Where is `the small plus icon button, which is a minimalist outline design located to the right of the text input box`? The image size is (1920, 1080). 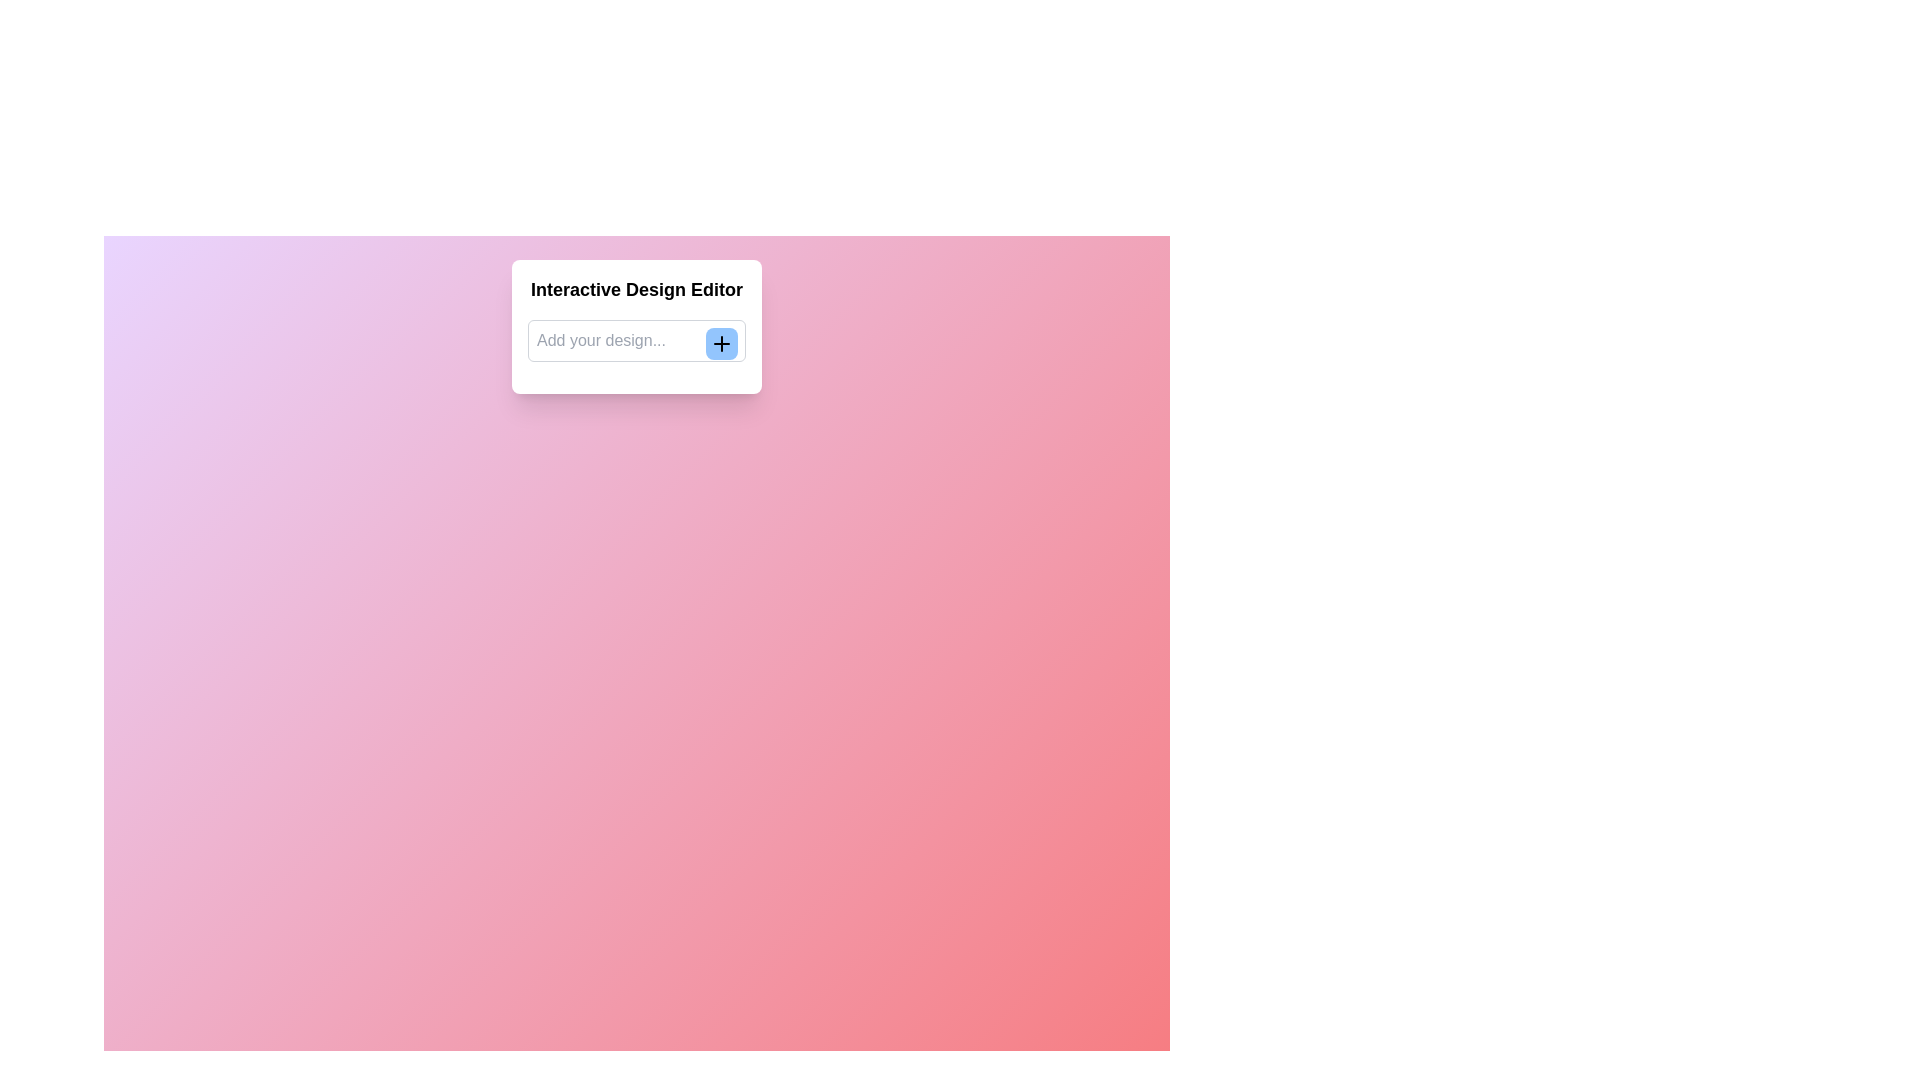
the small plus icon button, which is a minimalist outline design located to the right of the text input box is located at coordinates (720, 342).